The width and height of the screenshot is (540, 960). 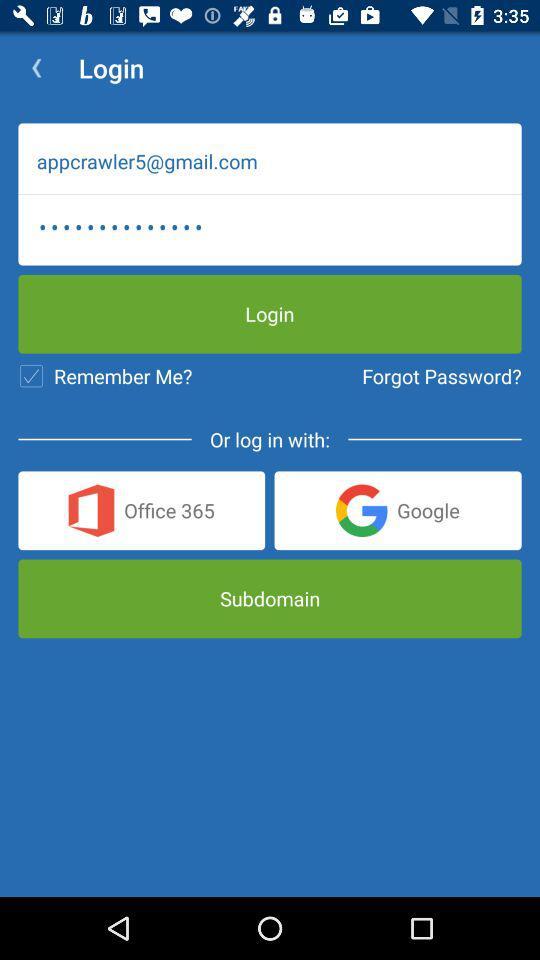 What do you see at coordinates (105, 375) in the screenshot?
I see `icon next to forgot password?` at bounding box center [105, 375].